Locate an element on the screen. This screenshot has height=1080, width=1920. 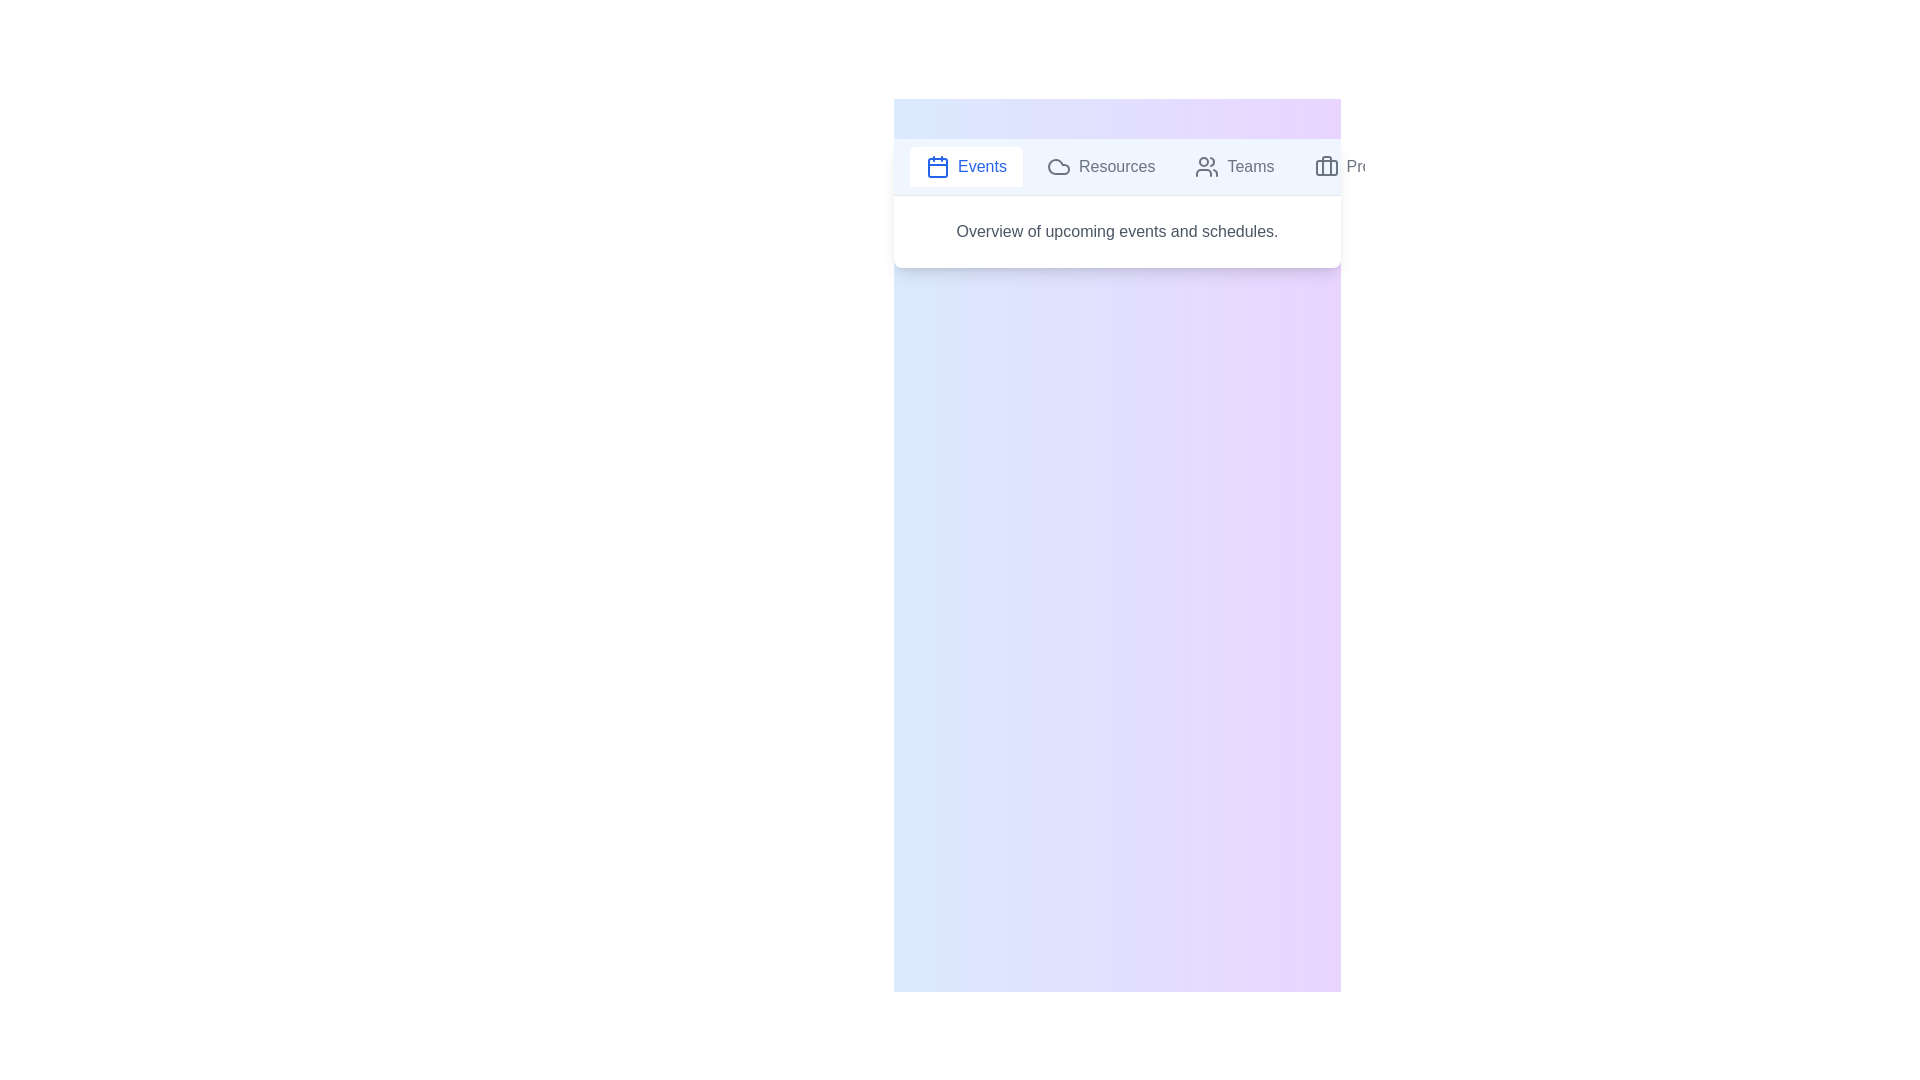
the tab labeled Events to display its content is located at coordinates (966, 165).